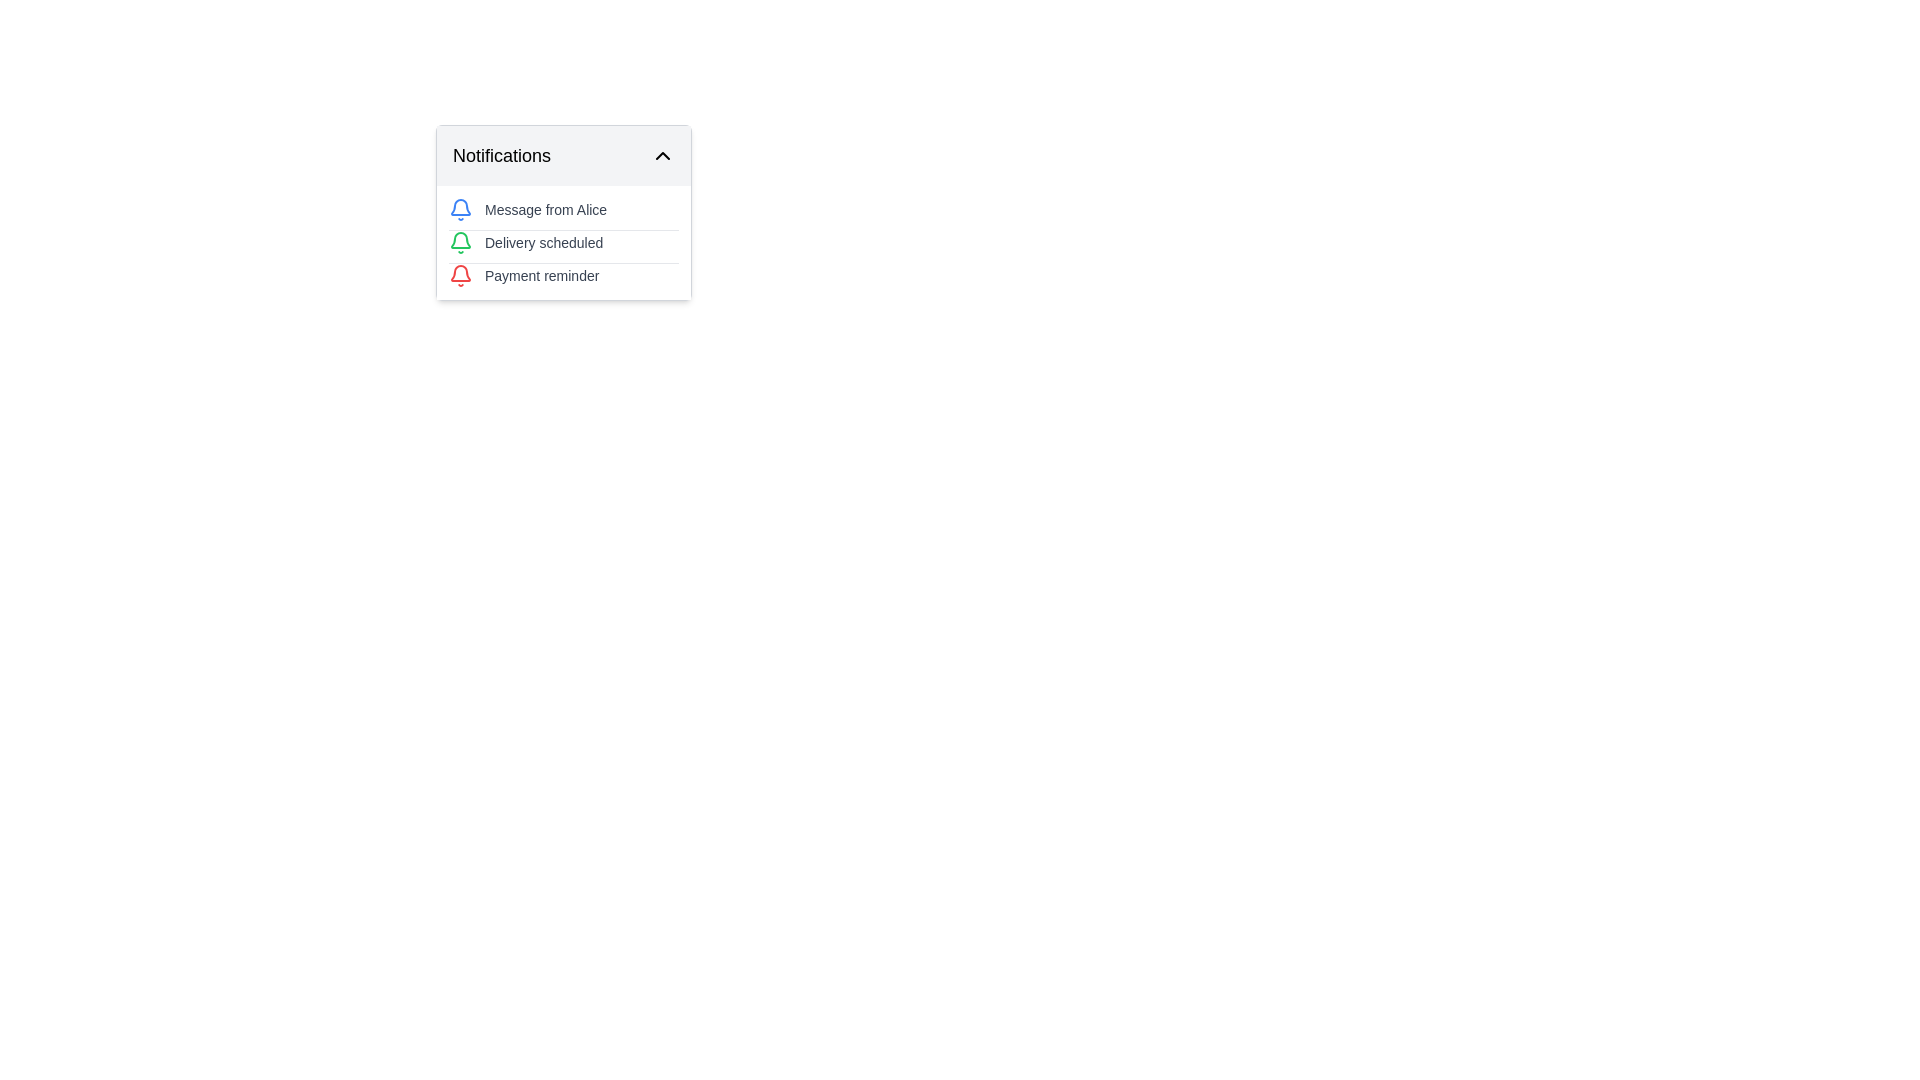 This screenshot has width=1920, height=1080. Describe the element at coordinates (546, 209) in the screenshot. I see `the text label displaying 'Message from Alice', which is the first entry in the notifications list, positioned to the right of the blue notification bell icon` at that location.